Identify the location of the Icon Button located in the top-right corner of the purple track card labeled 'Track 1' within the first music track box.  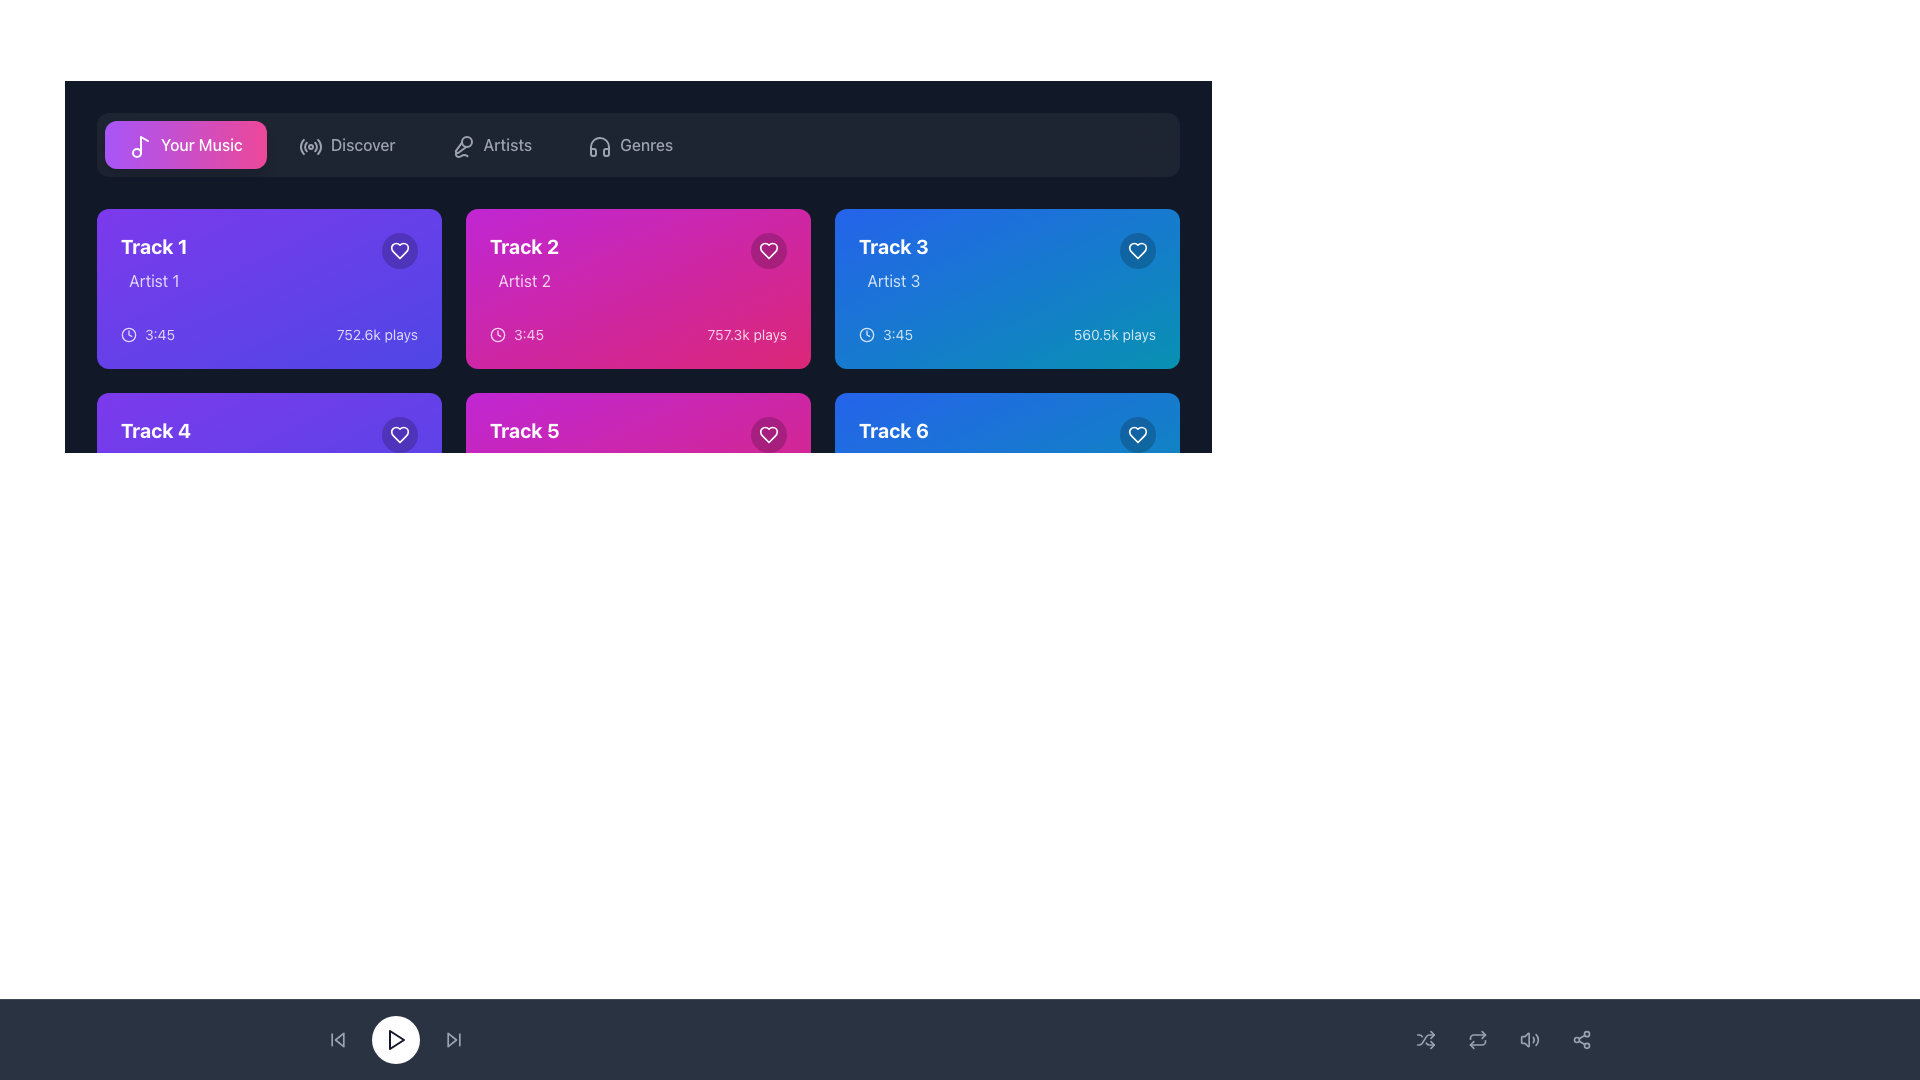
(399, 249).